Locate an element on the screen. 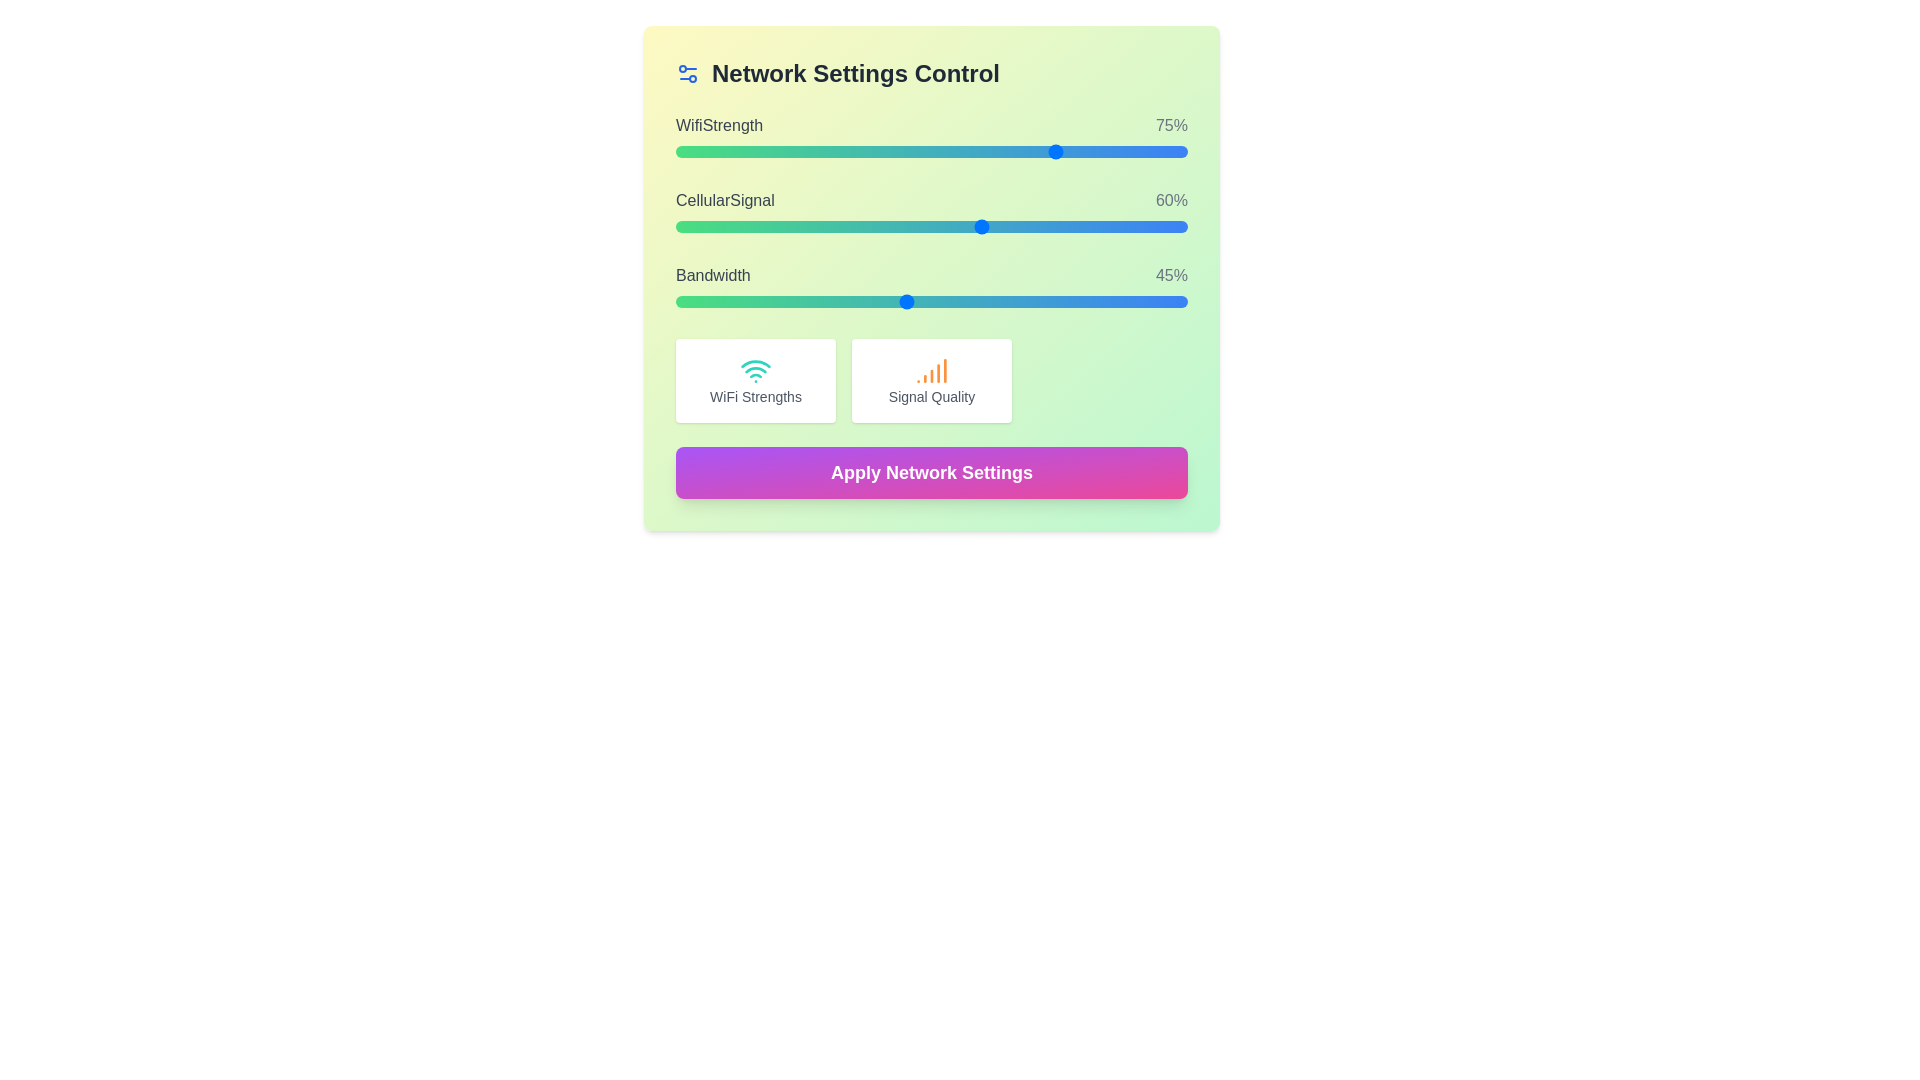 The height and width of the screenshot is (1080, 1920). the bandwidth slider is located at coordinates (746, 301).